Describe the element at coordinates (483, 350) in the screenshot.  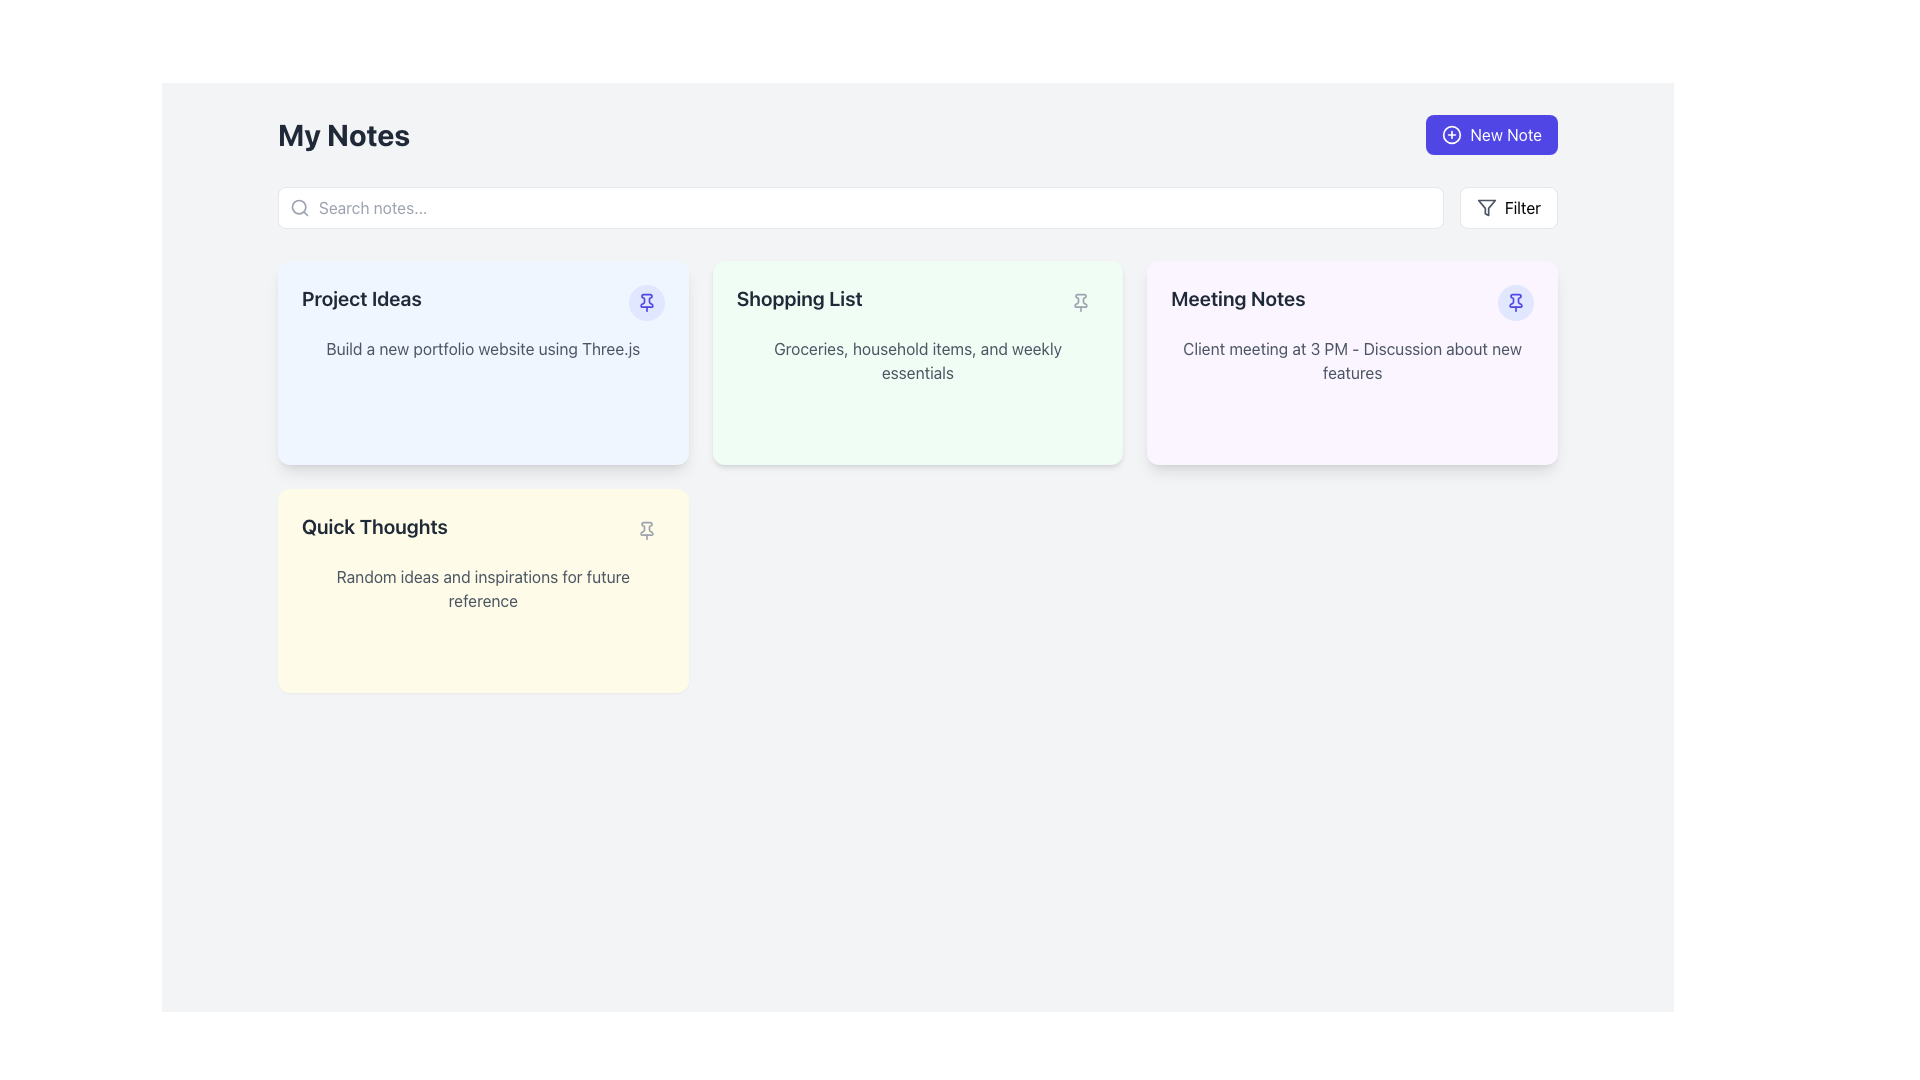
I see `the card component displaying the note titled 'Project Ideas' in the 'My Notes' section` at that location.